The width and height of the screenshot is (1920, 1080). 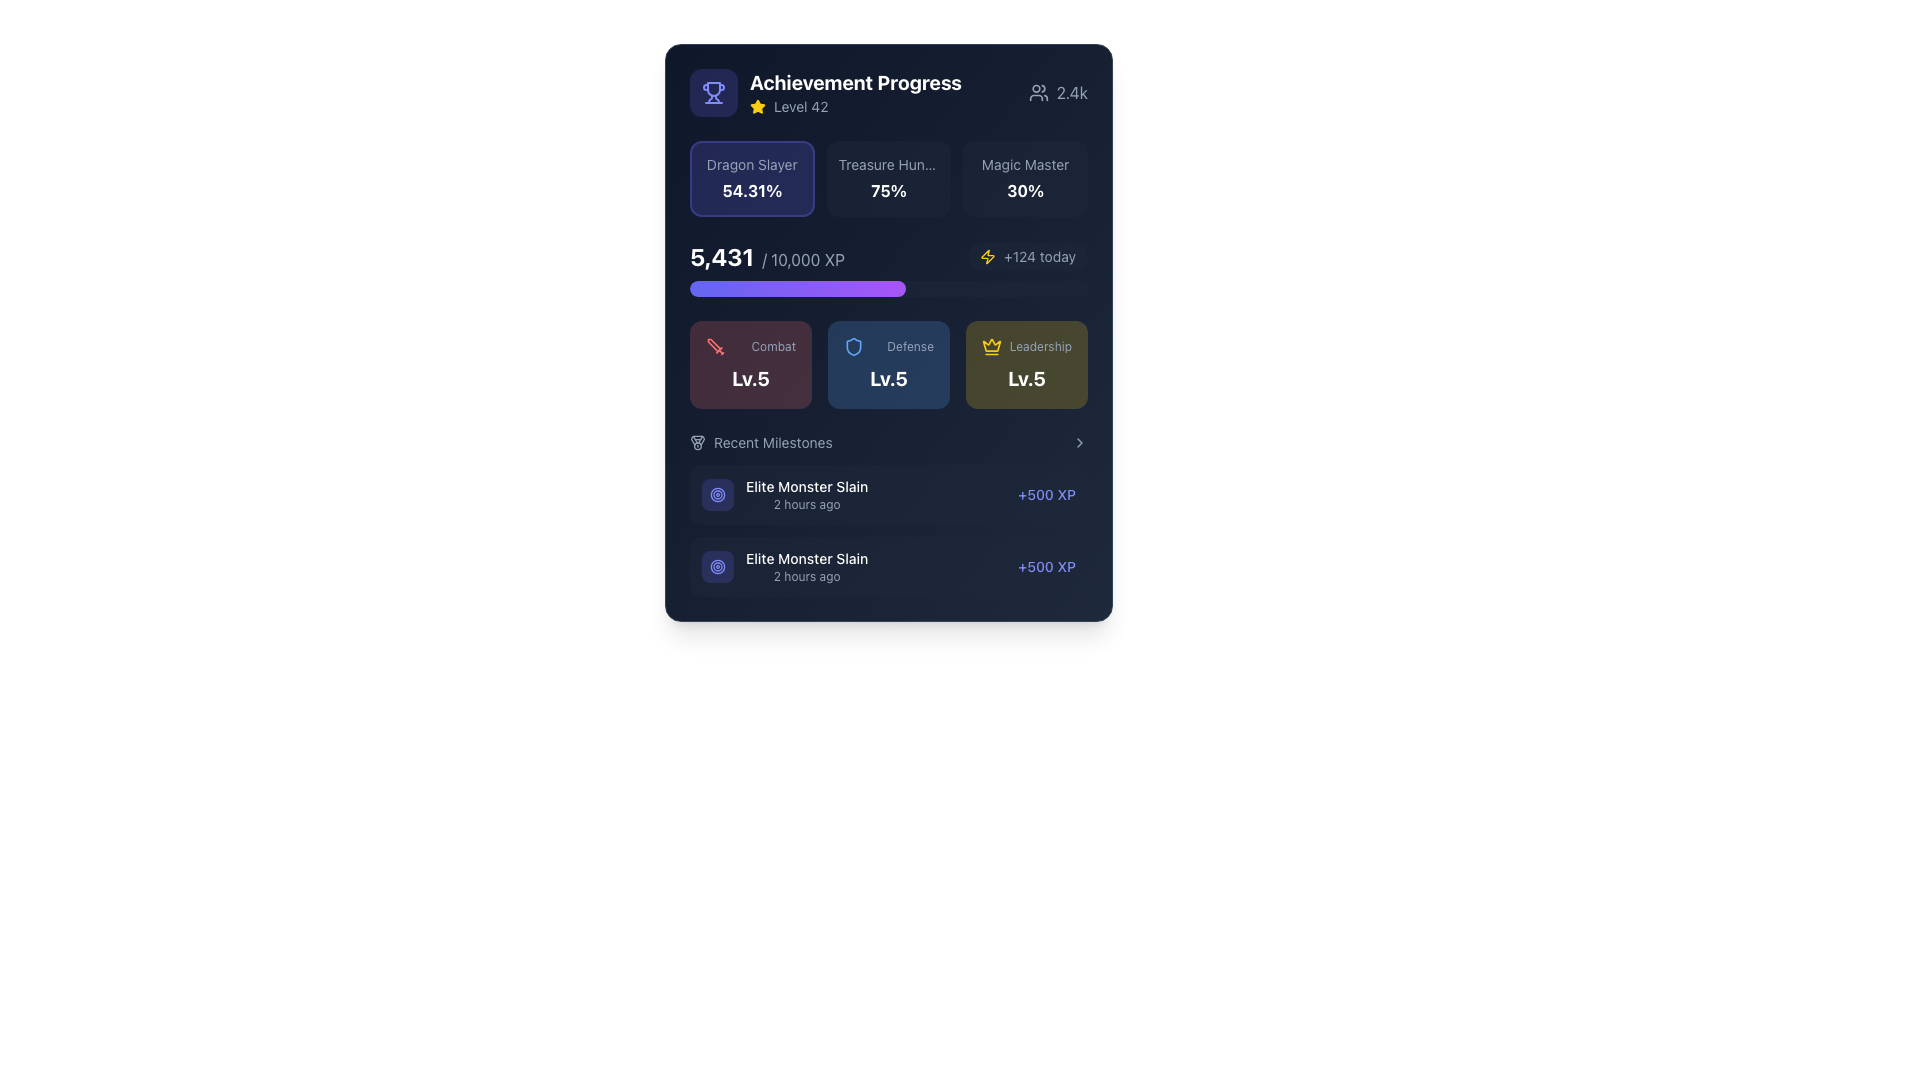 What do you see at coordinates (1038, 92) in the screenshot?
I see `the small SVG icon representing user avatars located at the top-right corner of the panel interface, which is minimalistic and light slate gray in color, positioned immediately to the left of the label '2.4k'` at bounding box center [1038, 92].